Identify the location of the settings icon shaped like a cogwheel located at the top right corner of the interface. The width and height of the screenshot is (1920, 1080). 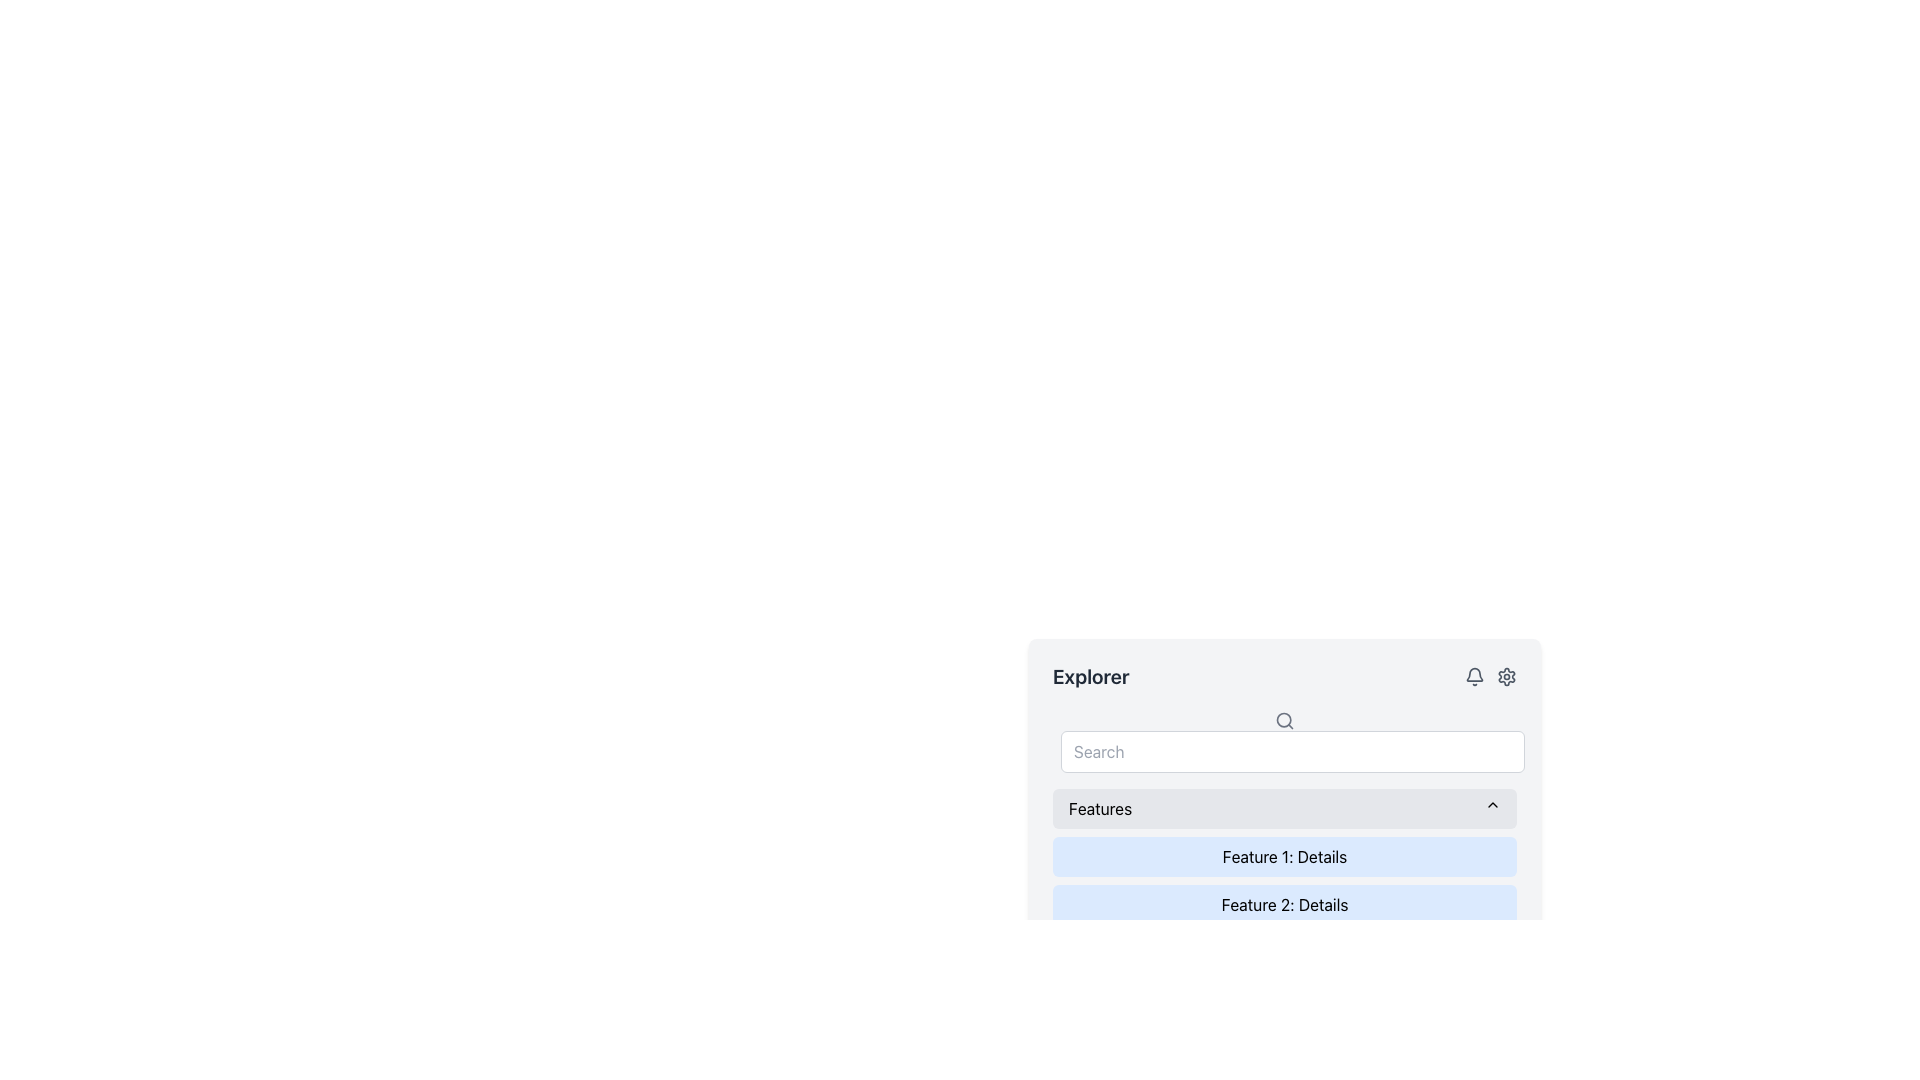
(1507, 676).